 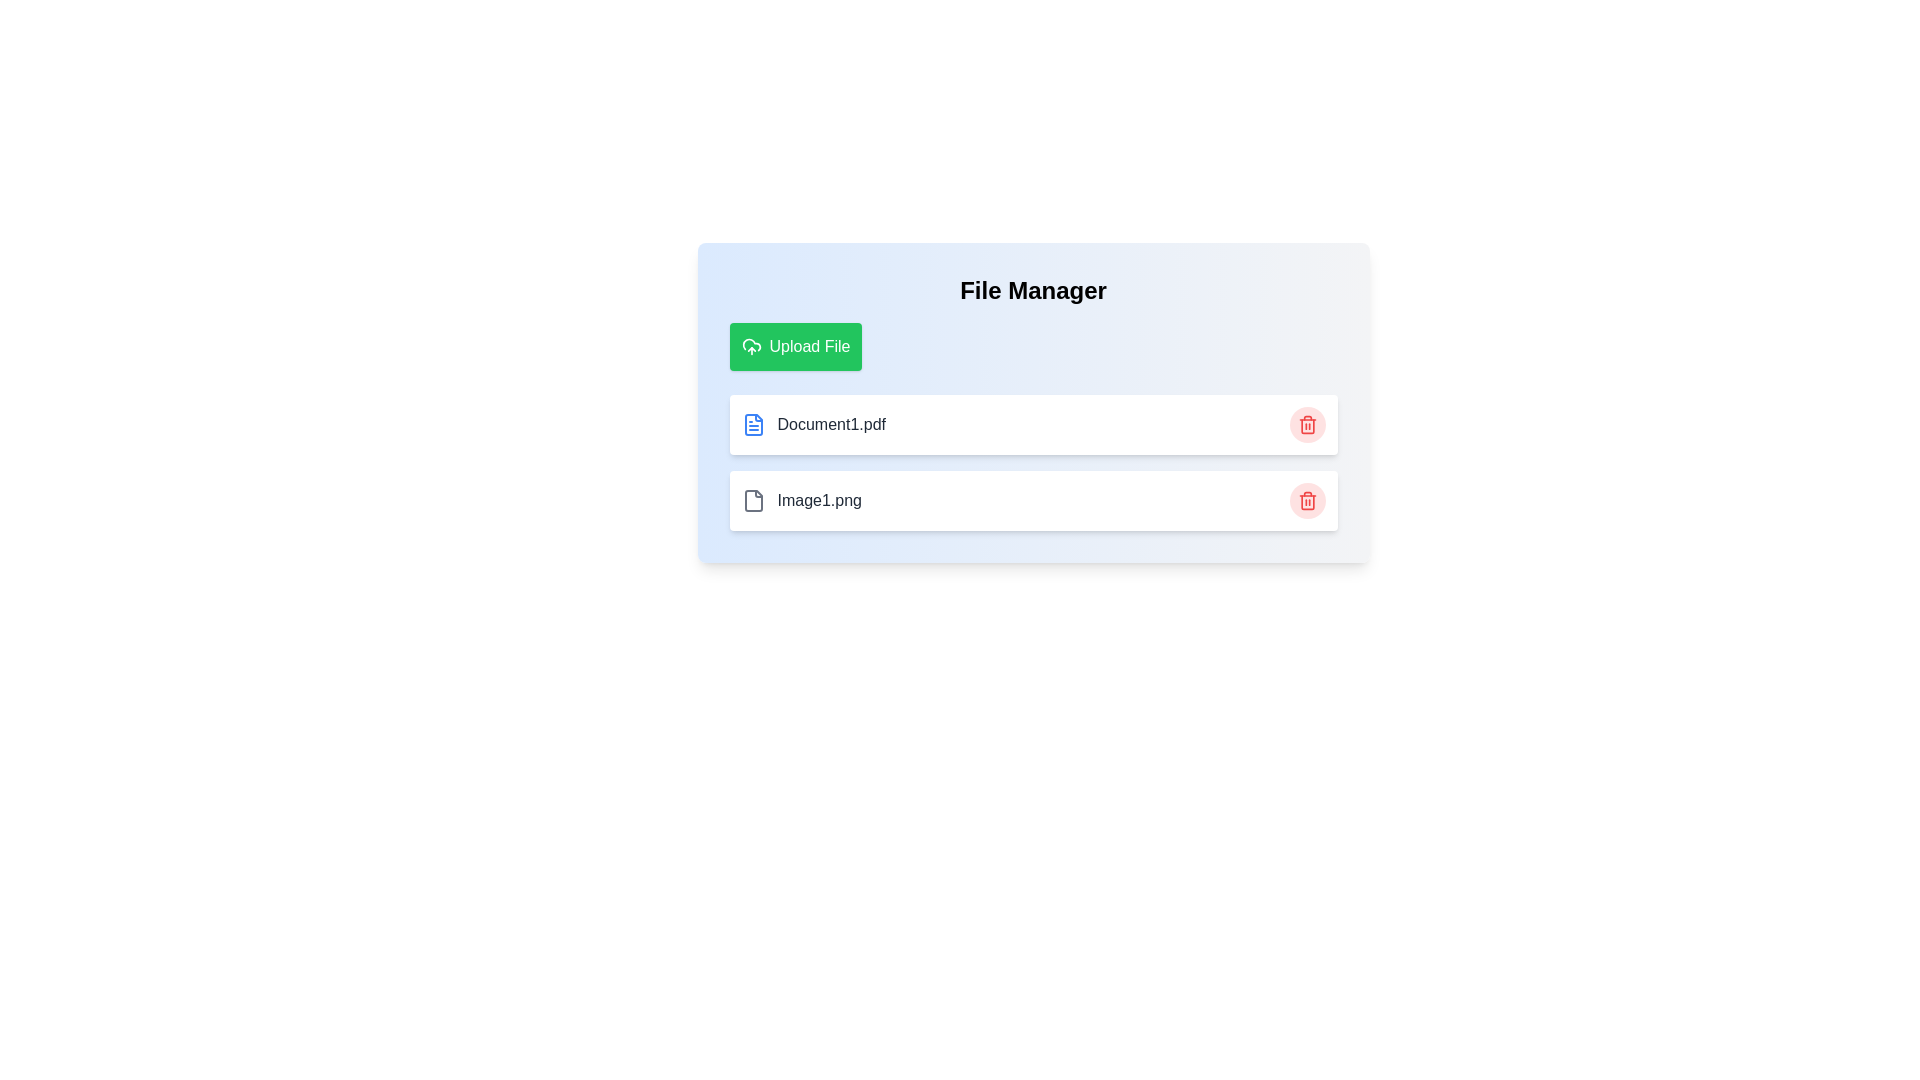 What do you see at coordinates (813, 423) in the screenshot?
I see `the file entry displaying 'Document1.pdf' with a blue file icon` at bounding box center [813, 423].